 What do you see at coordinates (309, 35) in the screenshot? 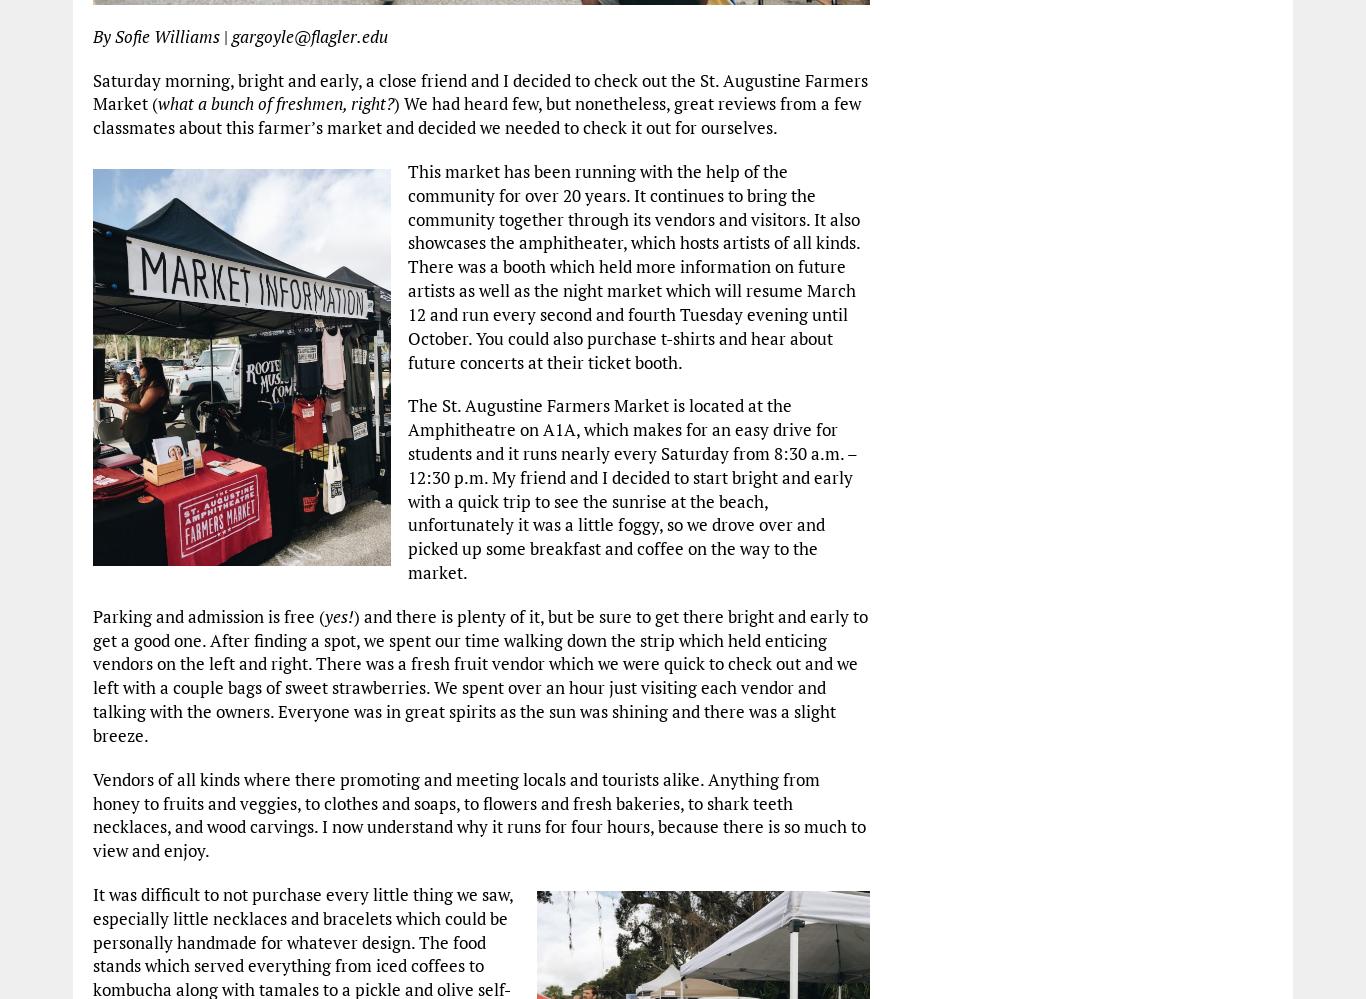
I see `'gargoyle@flagler.edu'` at bounding box center [309, 35].